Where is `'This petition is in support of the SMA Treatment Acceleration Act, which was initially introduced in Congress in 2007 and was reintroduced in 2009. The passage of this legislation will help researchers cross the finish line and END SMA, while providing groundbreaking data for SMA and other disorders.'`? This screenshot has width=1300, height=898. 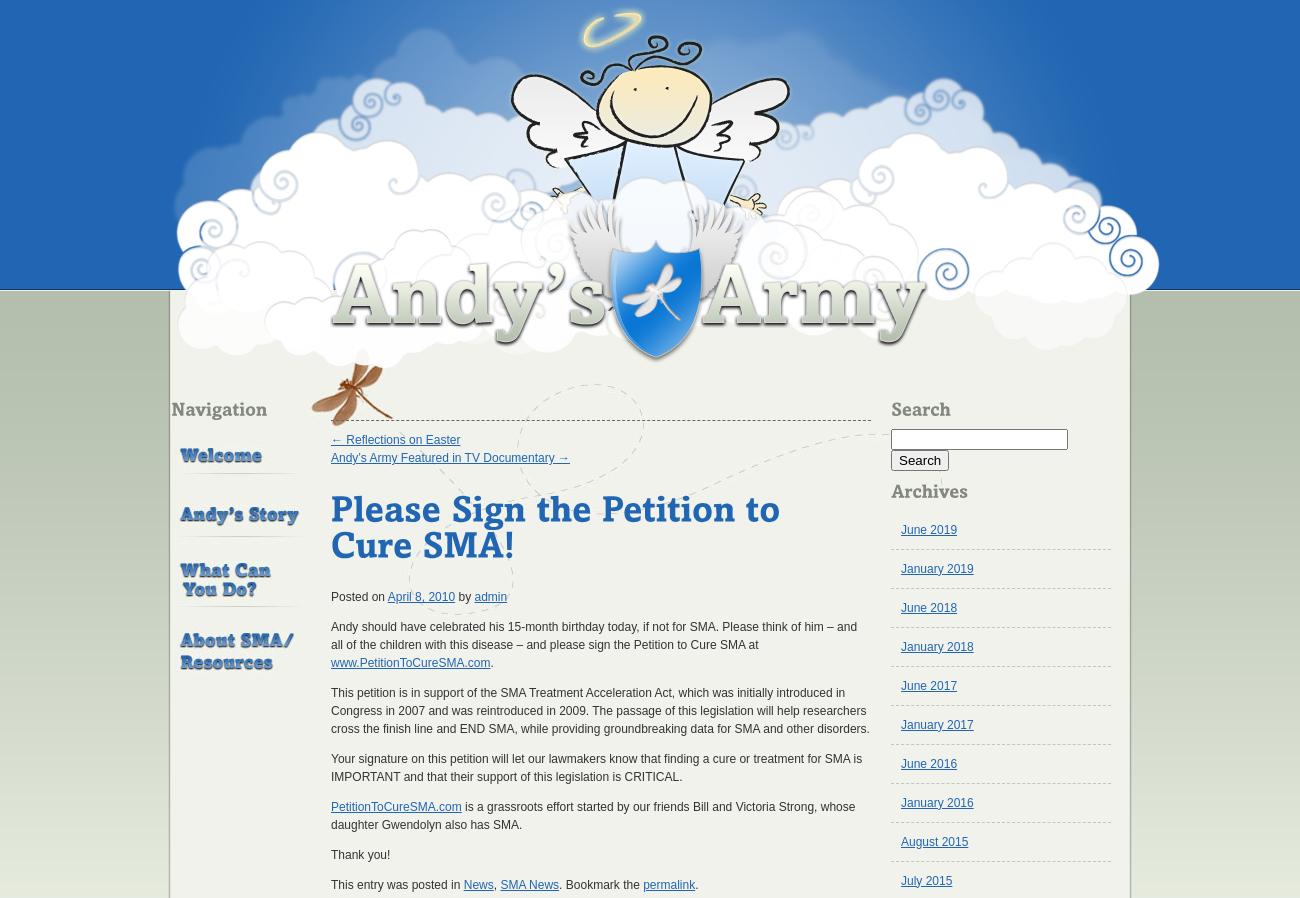 'This petition is in support of the SMA Treatment Acceleration Act, which was initially introduced in Congress in 2007 and was reintroduced in 2009. The passage of this legislation will help researchers cross the finish line and END SMA, while providing groundbreaking data for SMA and other disorders.' is located at coordinates (329, 711).